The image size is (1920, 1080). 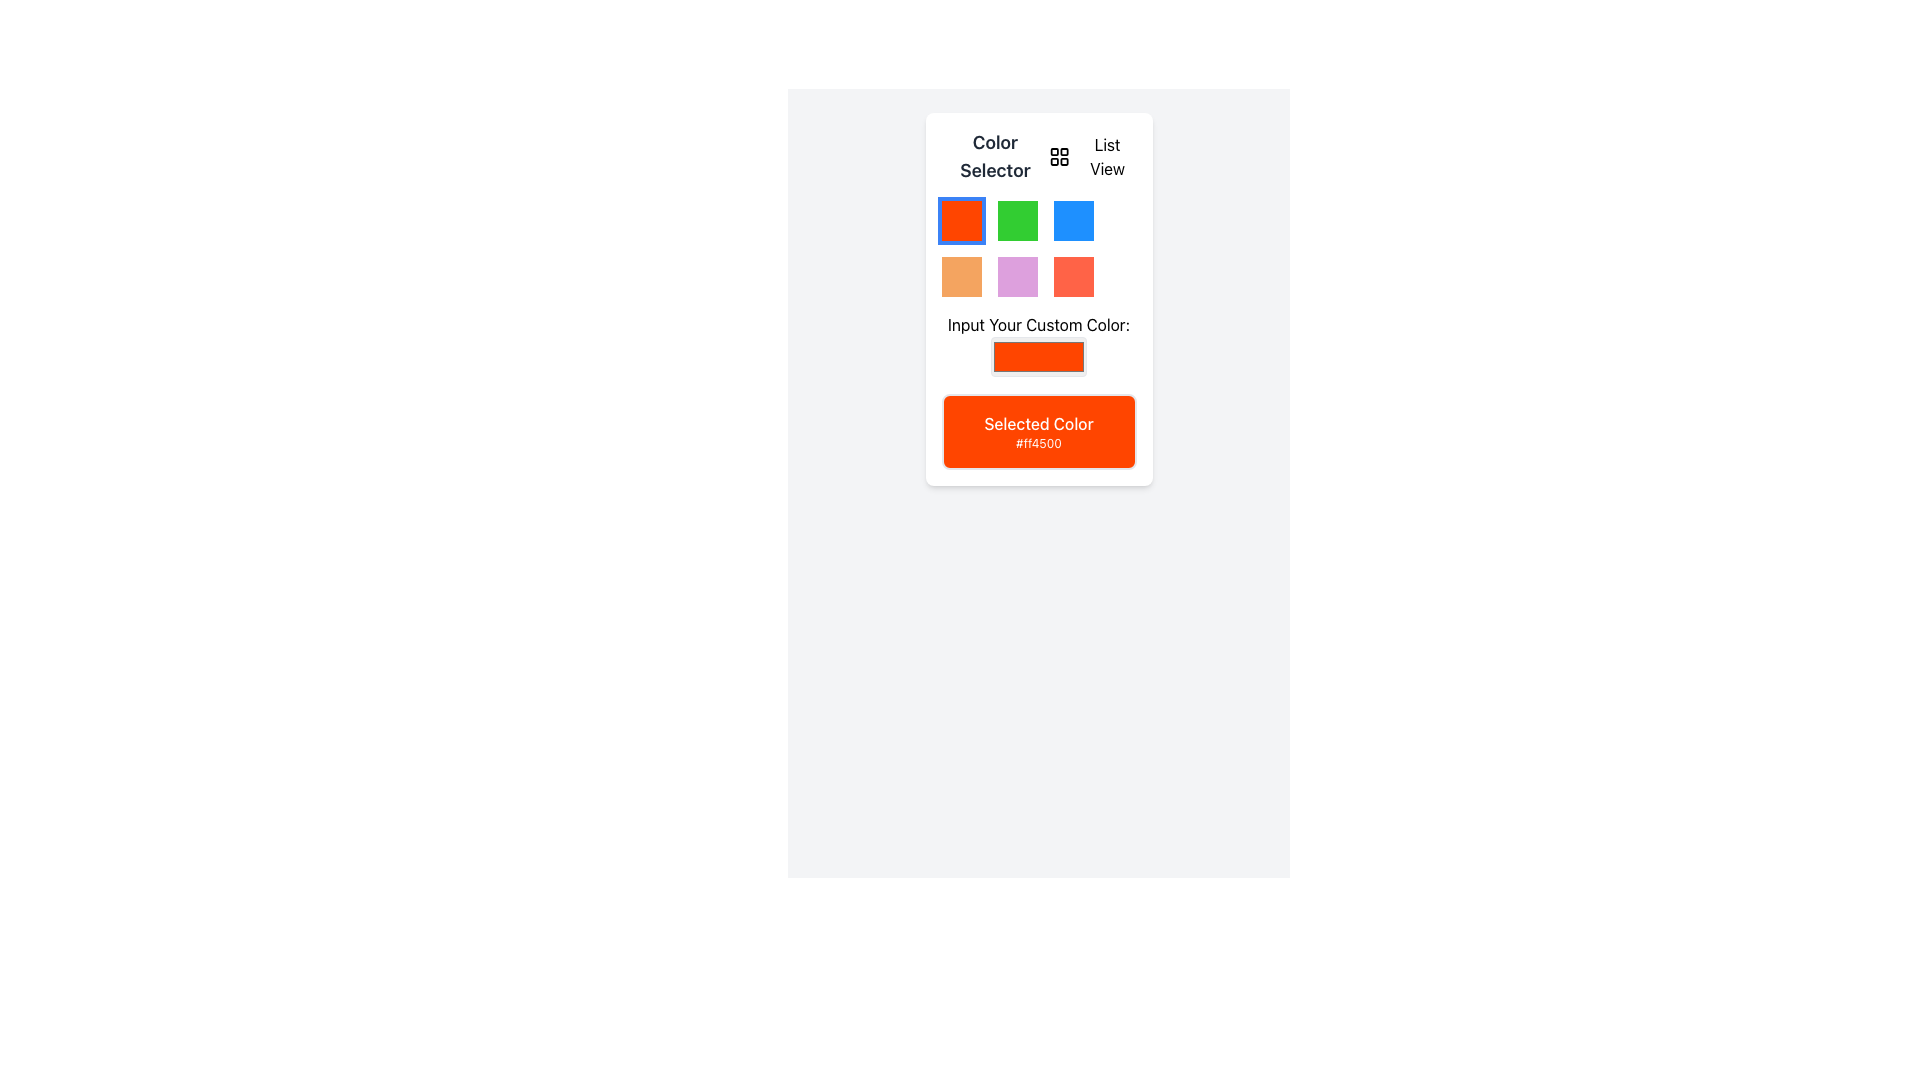 I want to click on color and code information from the informational display element labeled 'Selected Color' with the hexadecimal code '#ff4500', located at the bottom of the color selection interface, so click(x=1038, y=431).